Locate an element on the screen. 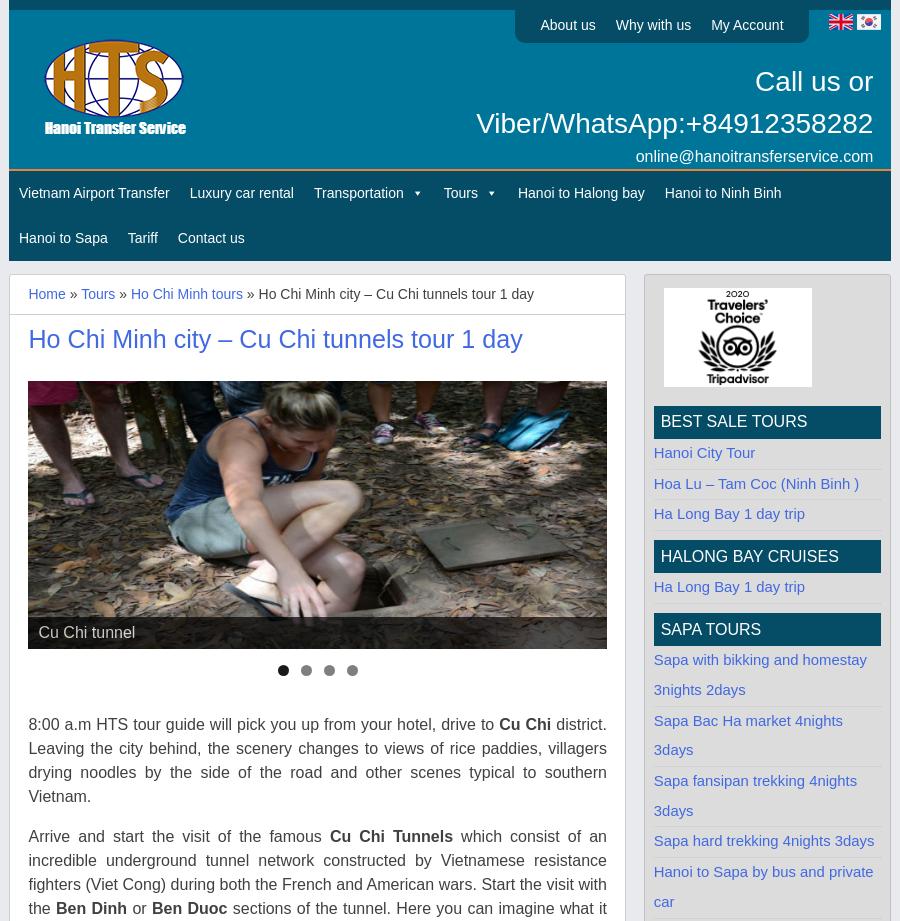 This screenshot has width=900, height=921. 'Sapa fansipan trekking  4nights 3days' is located at coordinates (754, 794).